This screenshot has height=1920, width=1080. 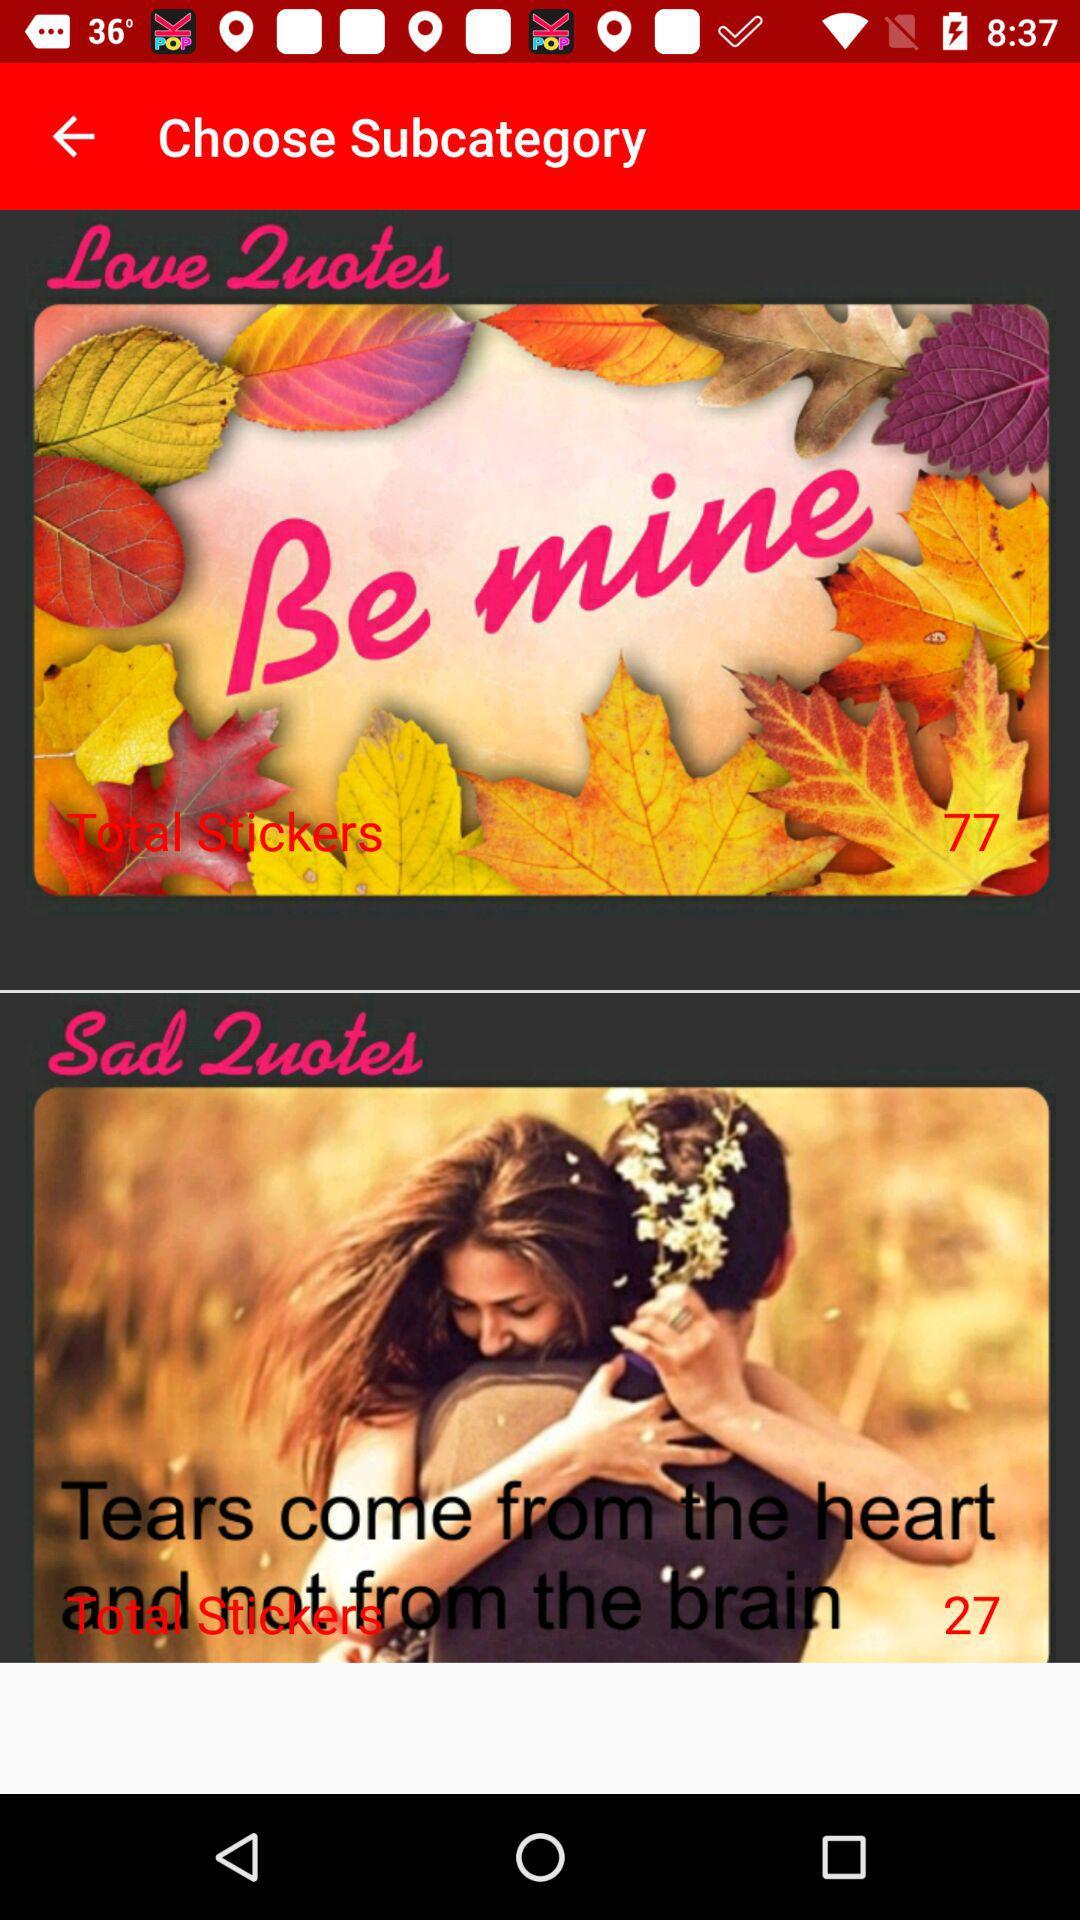 I want to click on icon next to choose subcategory item, so click(x=72, y=135).